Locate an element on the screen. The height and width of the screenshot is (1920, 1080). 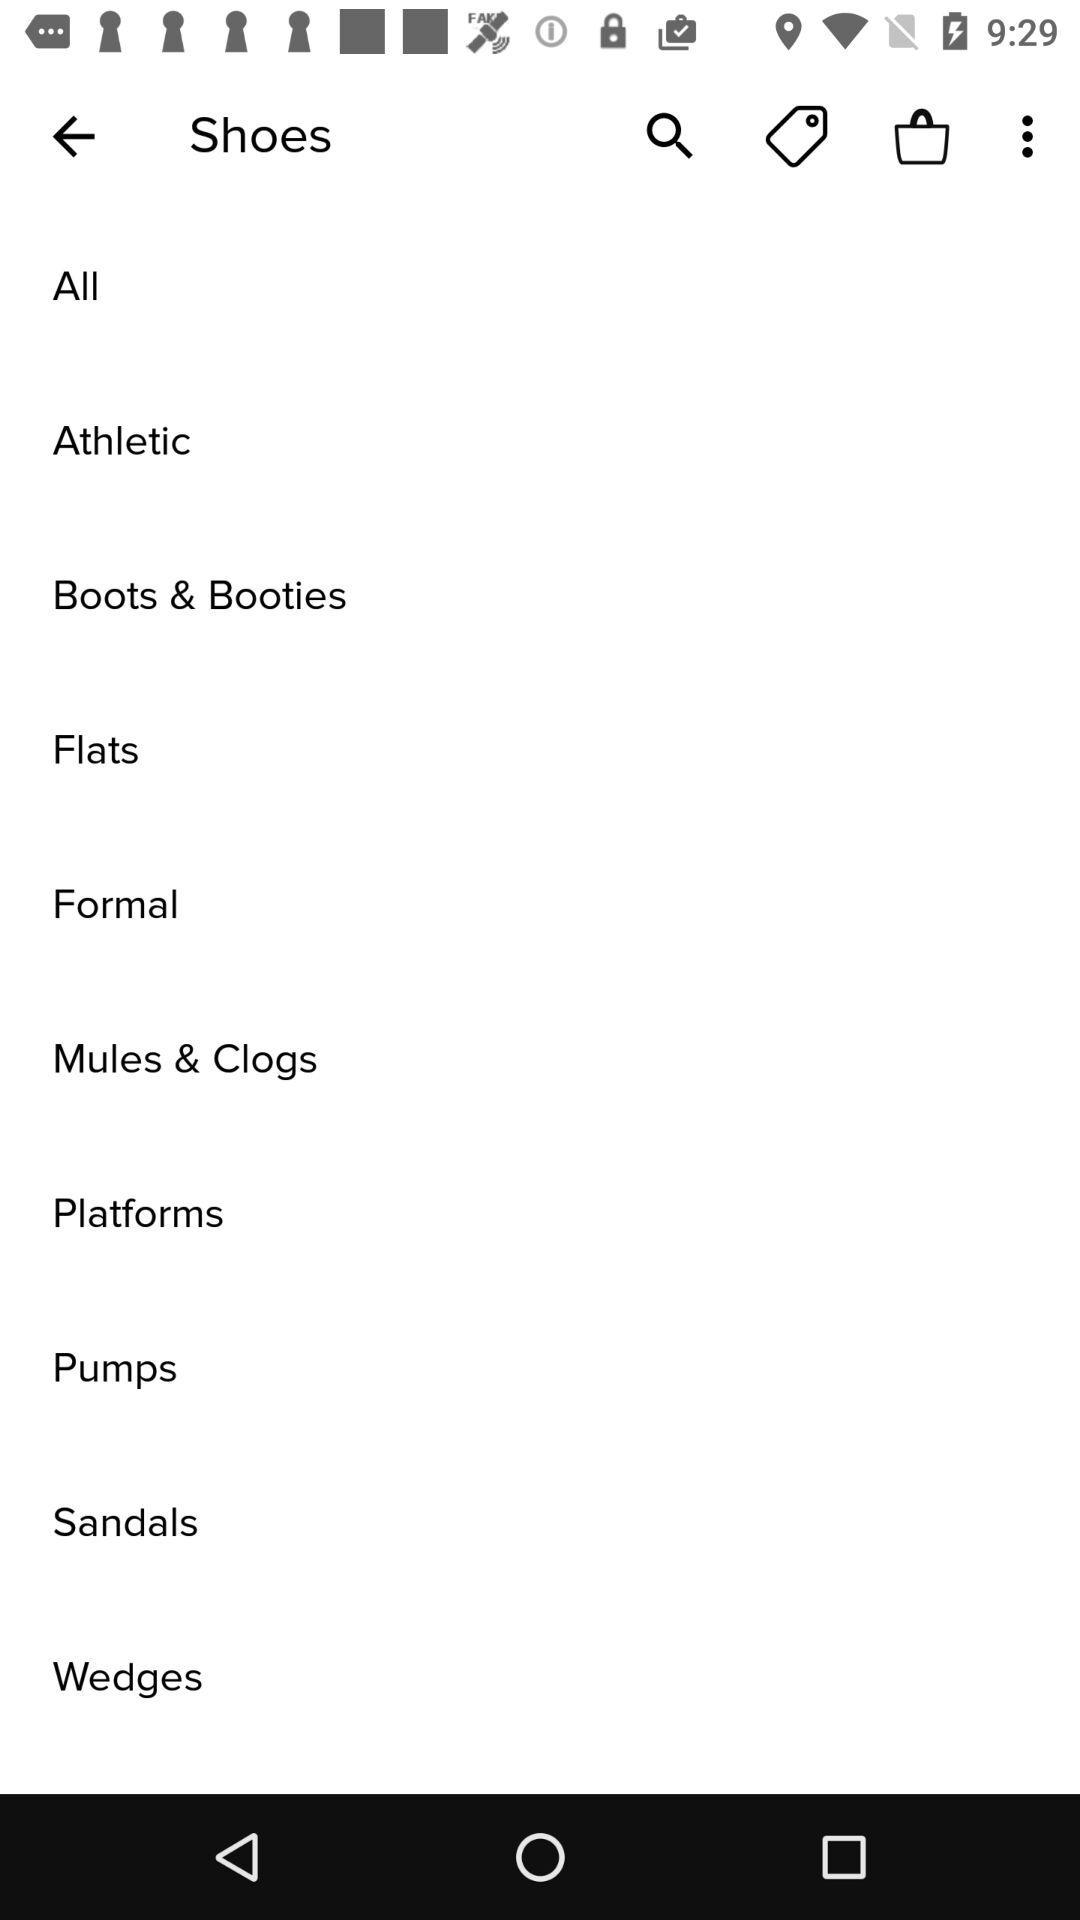
the item above all item is located at coordinates (670, 135).